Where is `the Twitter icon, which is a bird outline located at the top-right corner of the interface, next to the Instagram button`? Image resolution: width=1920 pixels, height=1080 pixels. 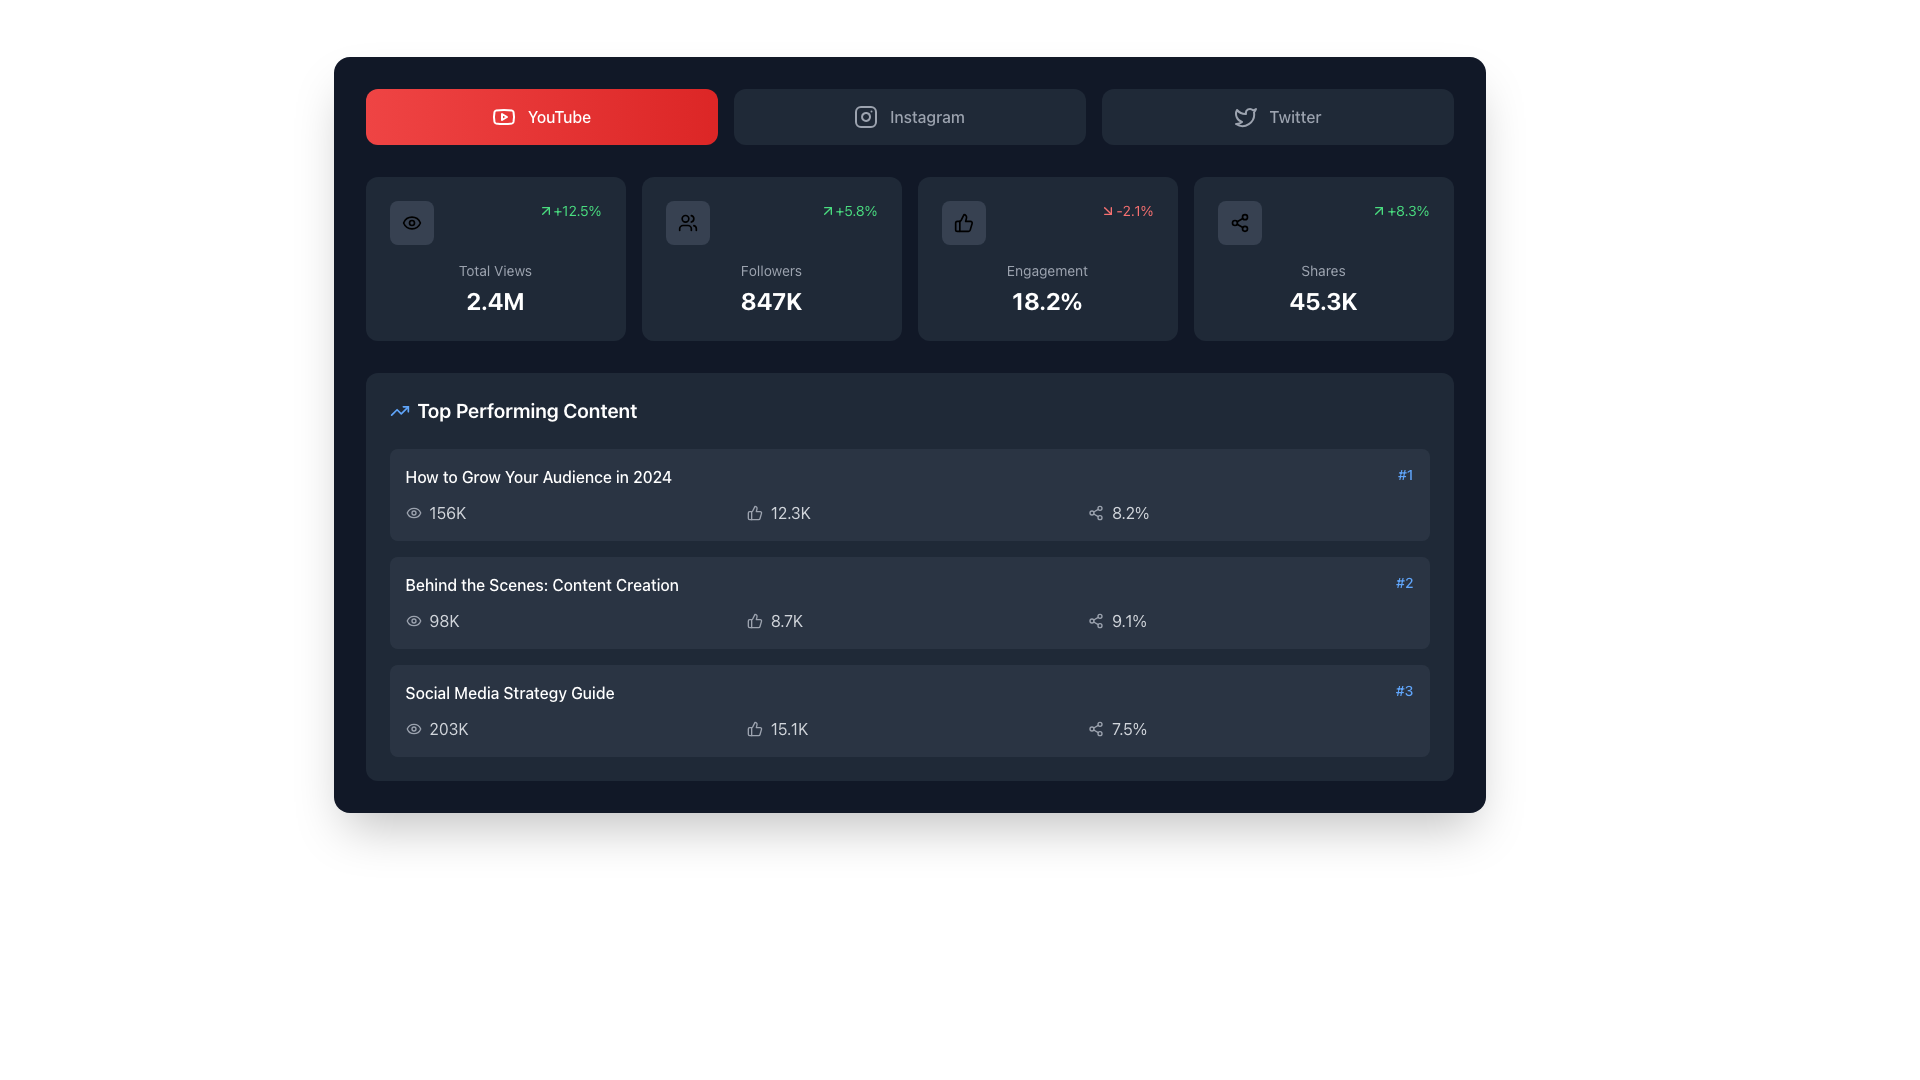
the Twitter icon, which is a bird outline located at the top-right corner of the interface, next to the Instagram button is located at coordinates (1244, 116).